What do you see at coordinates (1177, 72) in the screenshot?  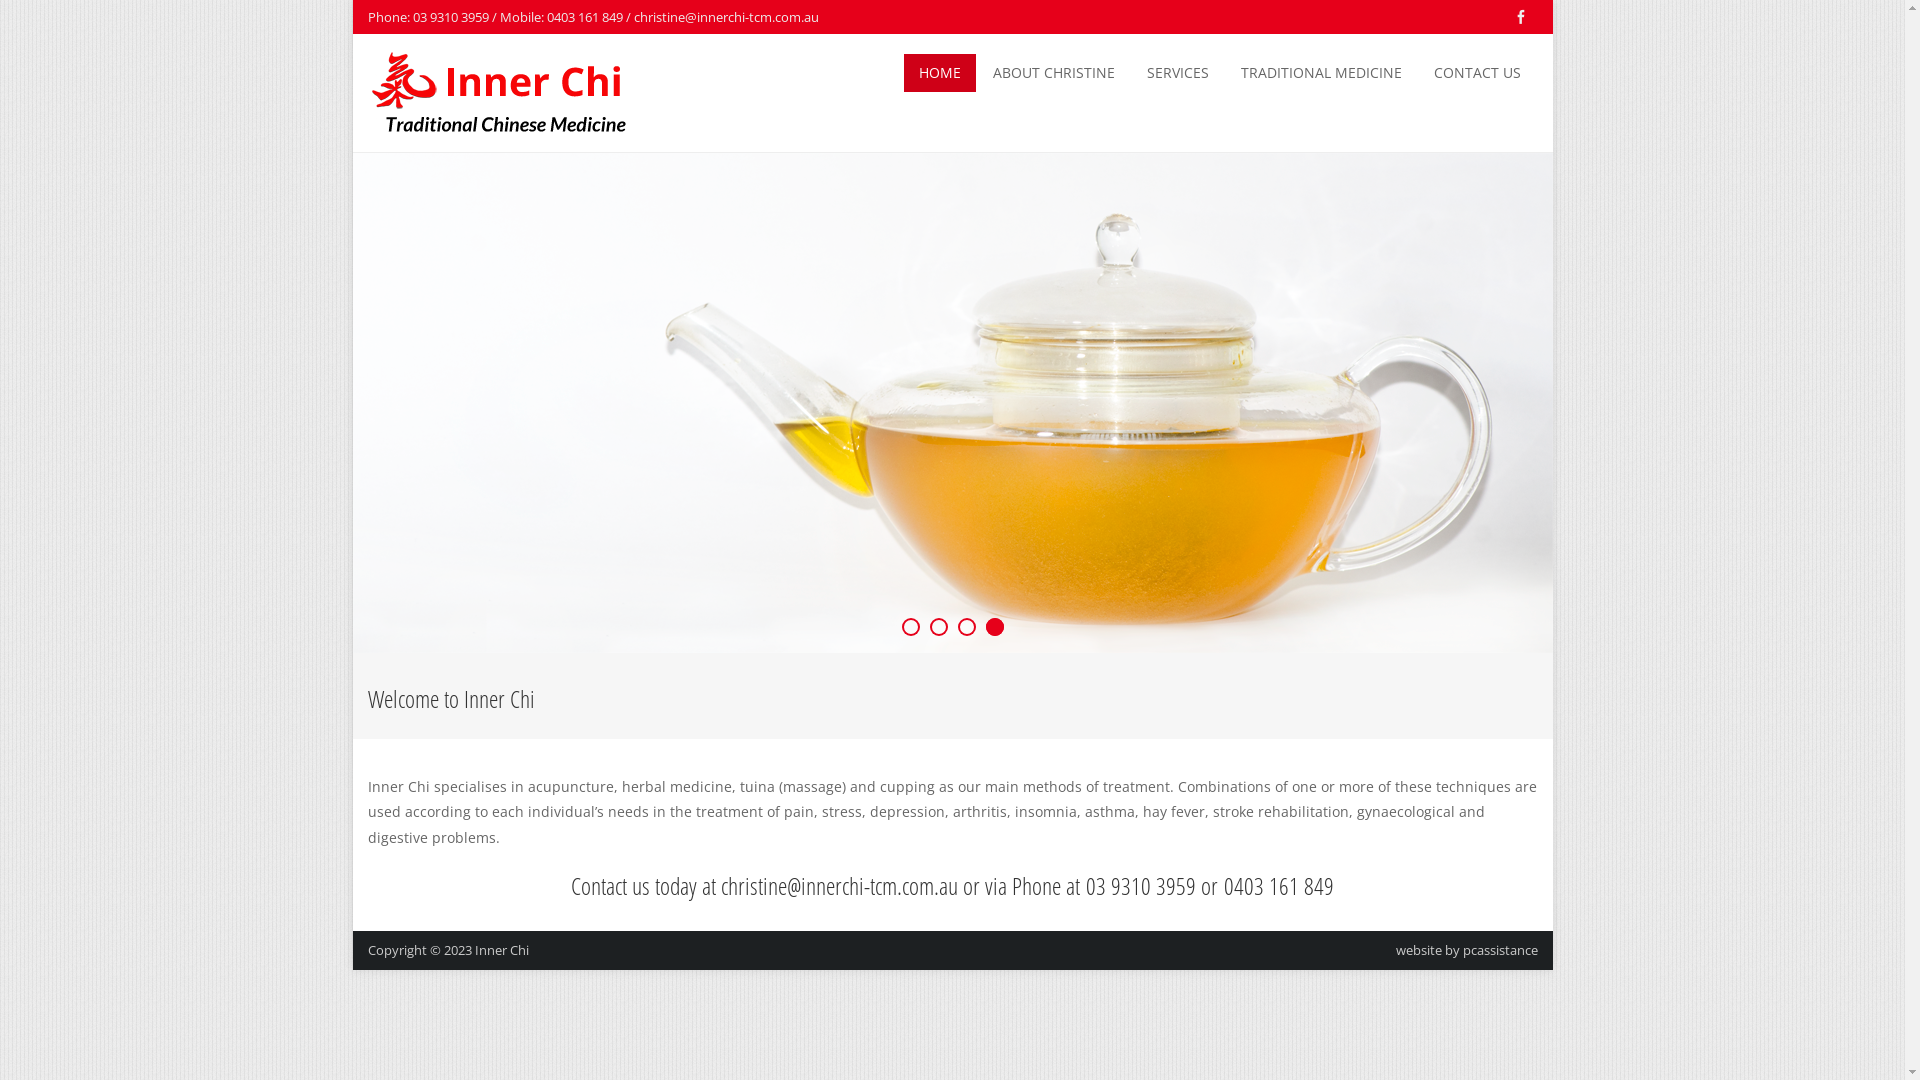 I see `'SERVICES'` at bounding box center [1177, 72].